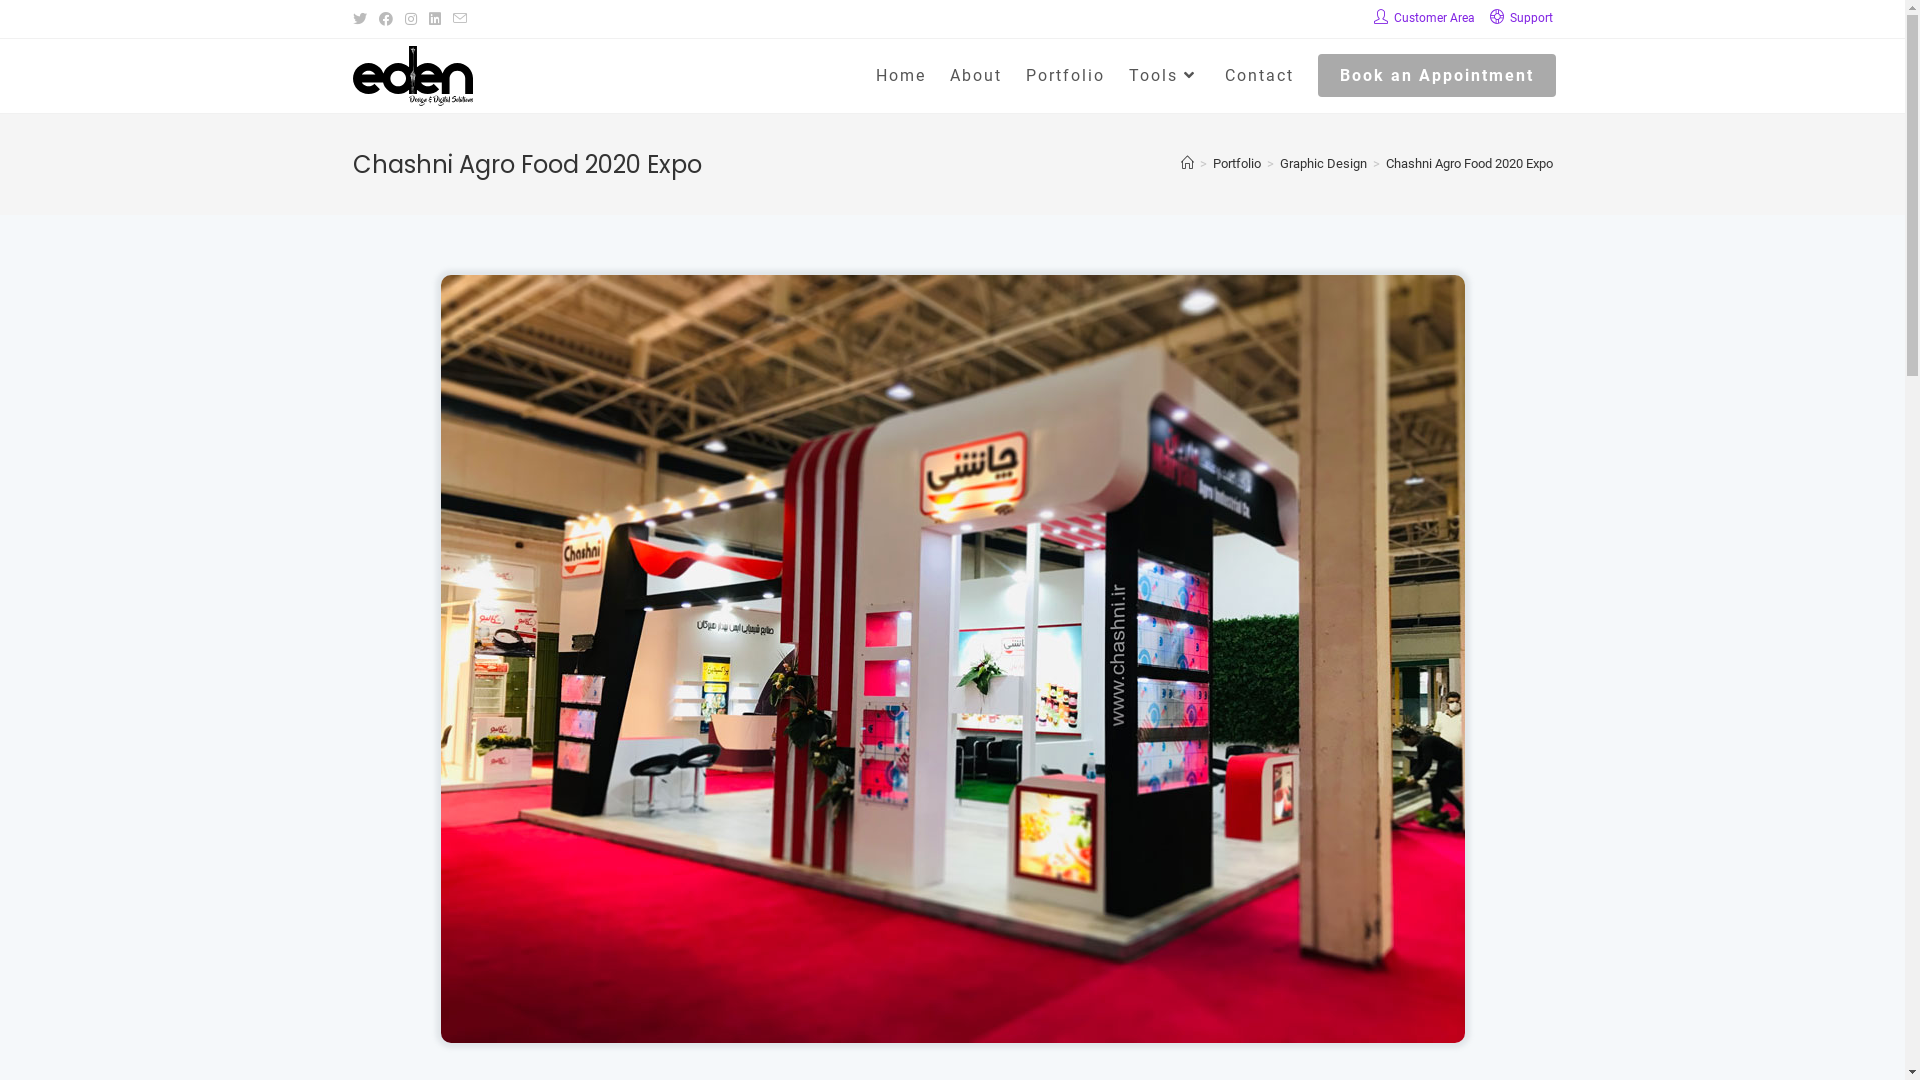 Image resolution: width=1920 pixels, height=1080 pixels. Describe the element at coordinates (1401, 837) in the screenshot. I see `'T-Shirt Print'` at that location.